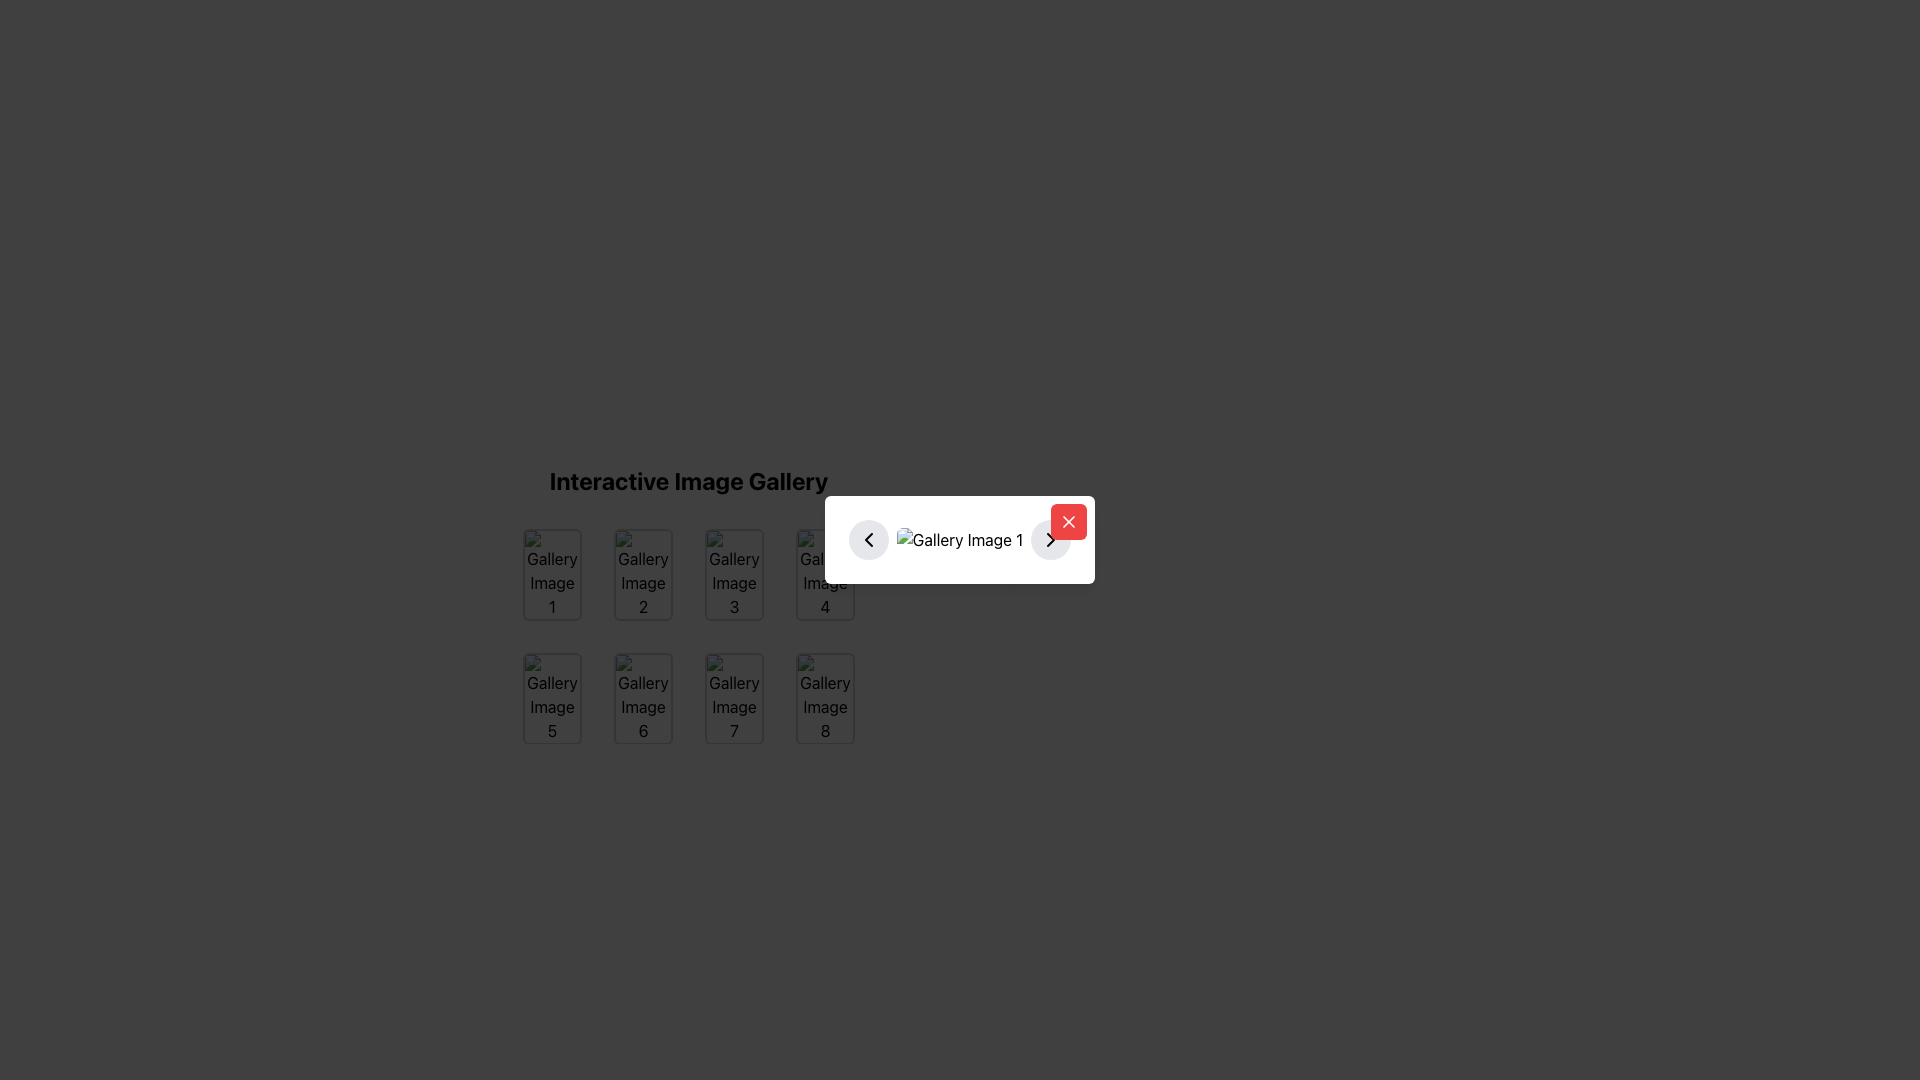 This screenshot has width=1920, height=1080. I want to click on the navigation button located at the right end of the controls in the modal dialog to proceed to the next image in the gallery, so click(1050, 540).